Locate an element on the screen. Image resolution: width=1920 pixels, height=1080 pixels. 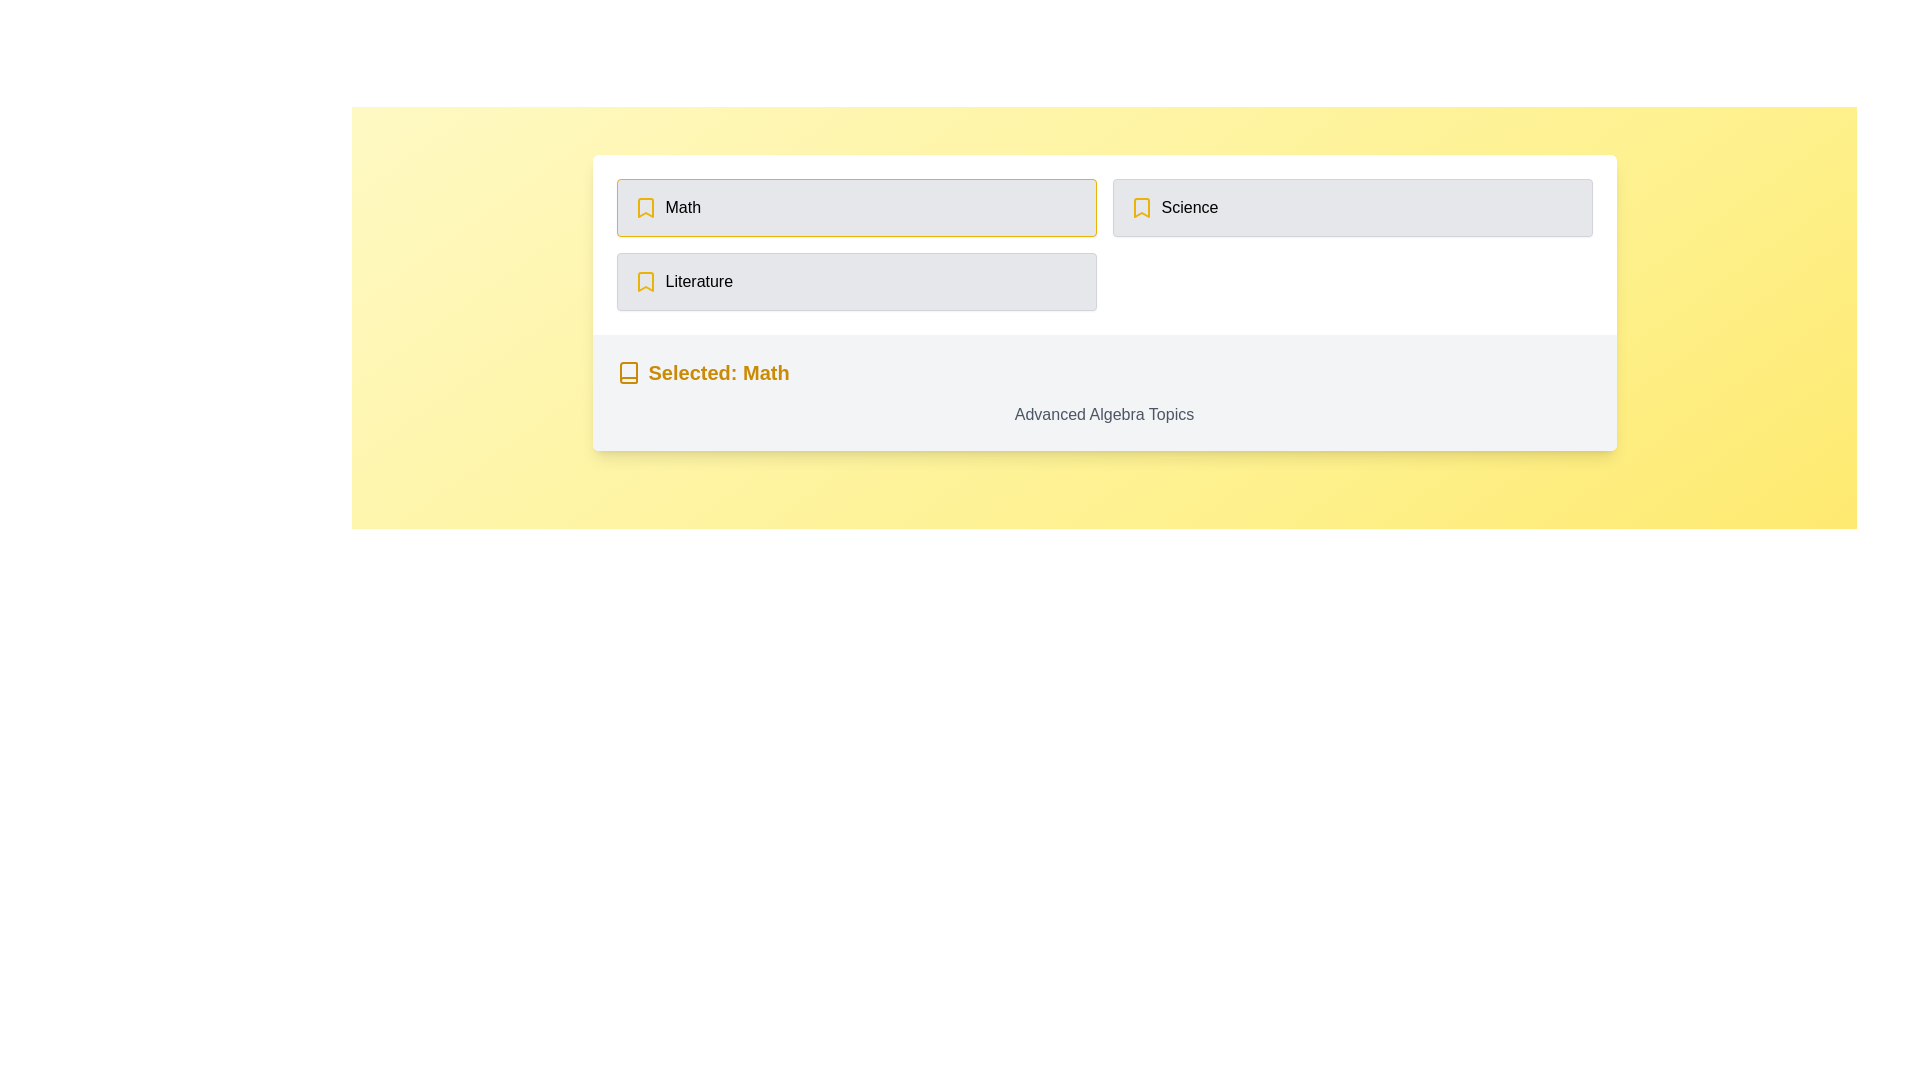
the 'Math' label which serves as a topic identifier in the vertical list of selectable topics is located at coordinates (682, 208).